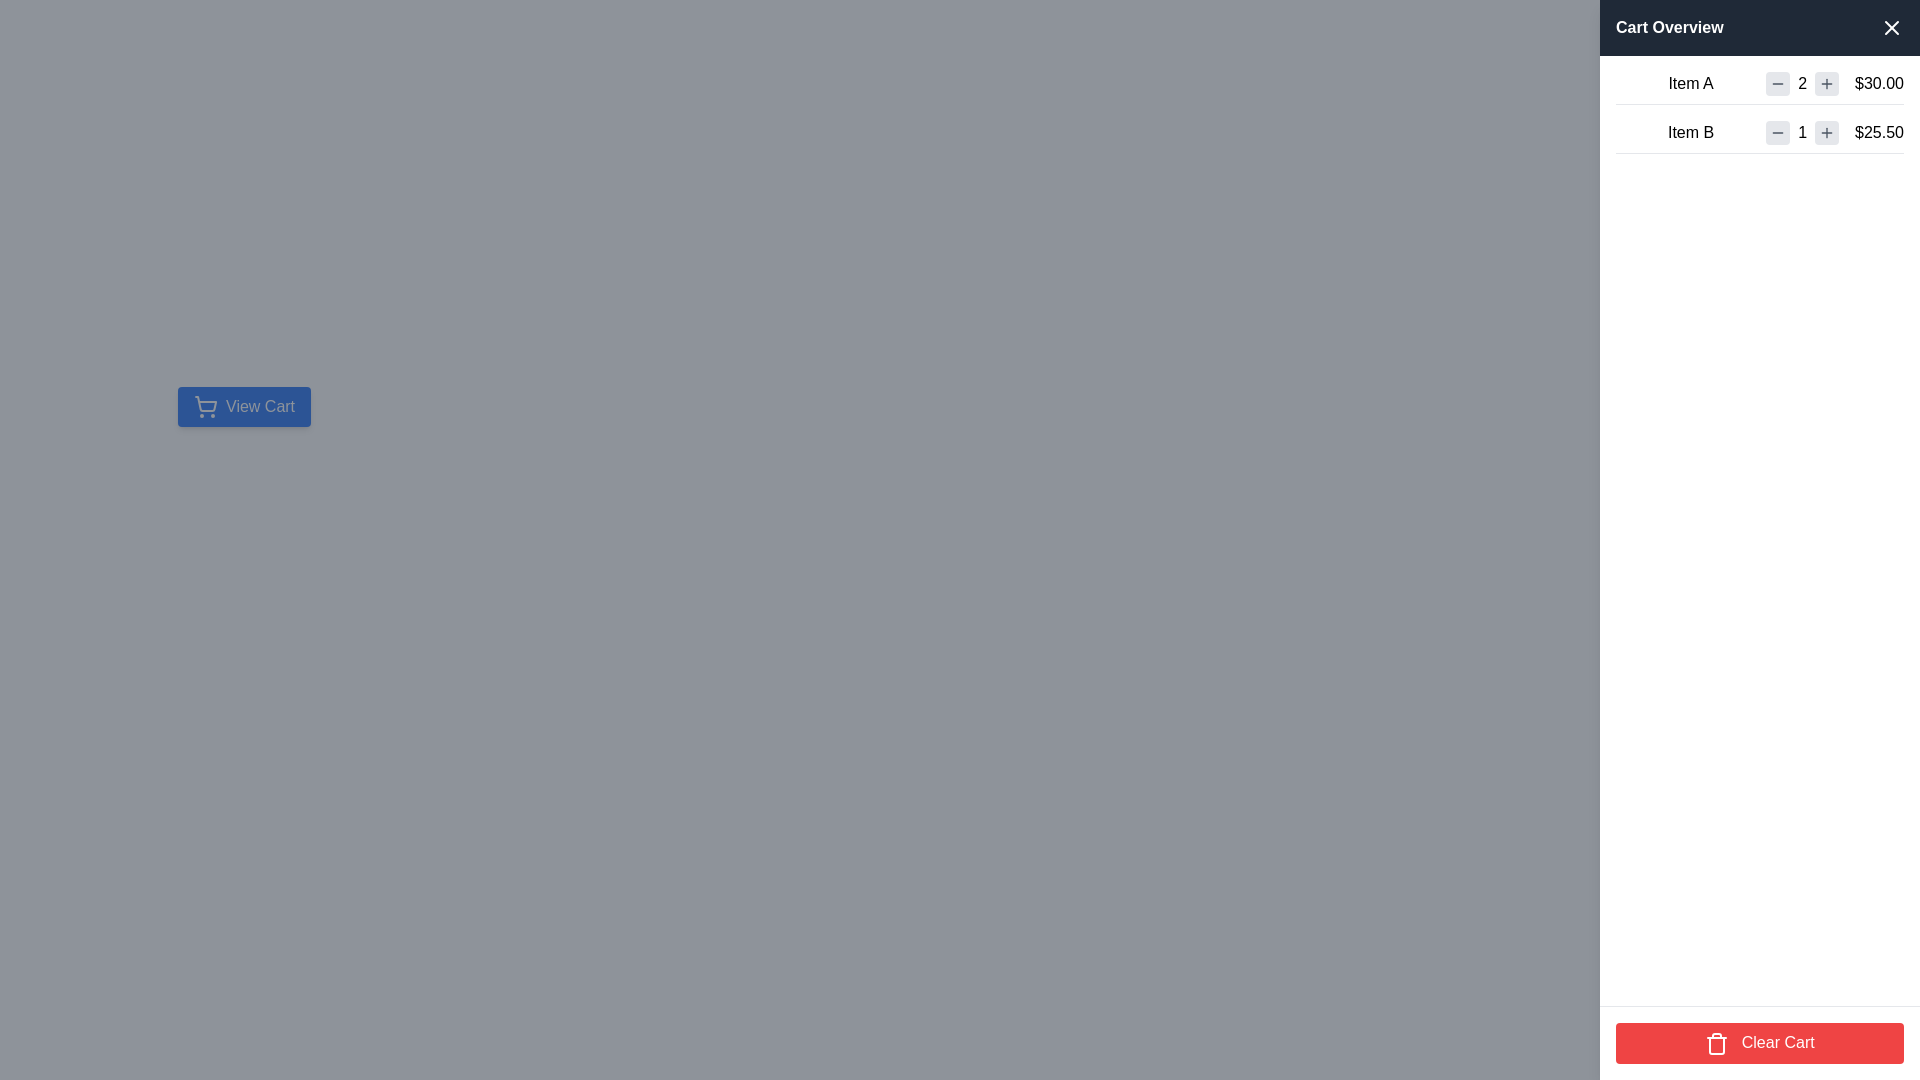 The image size is (1920, 1080). What do you see at coordinates (1890, 27) in the screenshot?
I see `the close button represented by a dark background with a white 'X' symbol located in the top-right corner of the 'Cart Overview' section` at bounding box center [1890, 27].